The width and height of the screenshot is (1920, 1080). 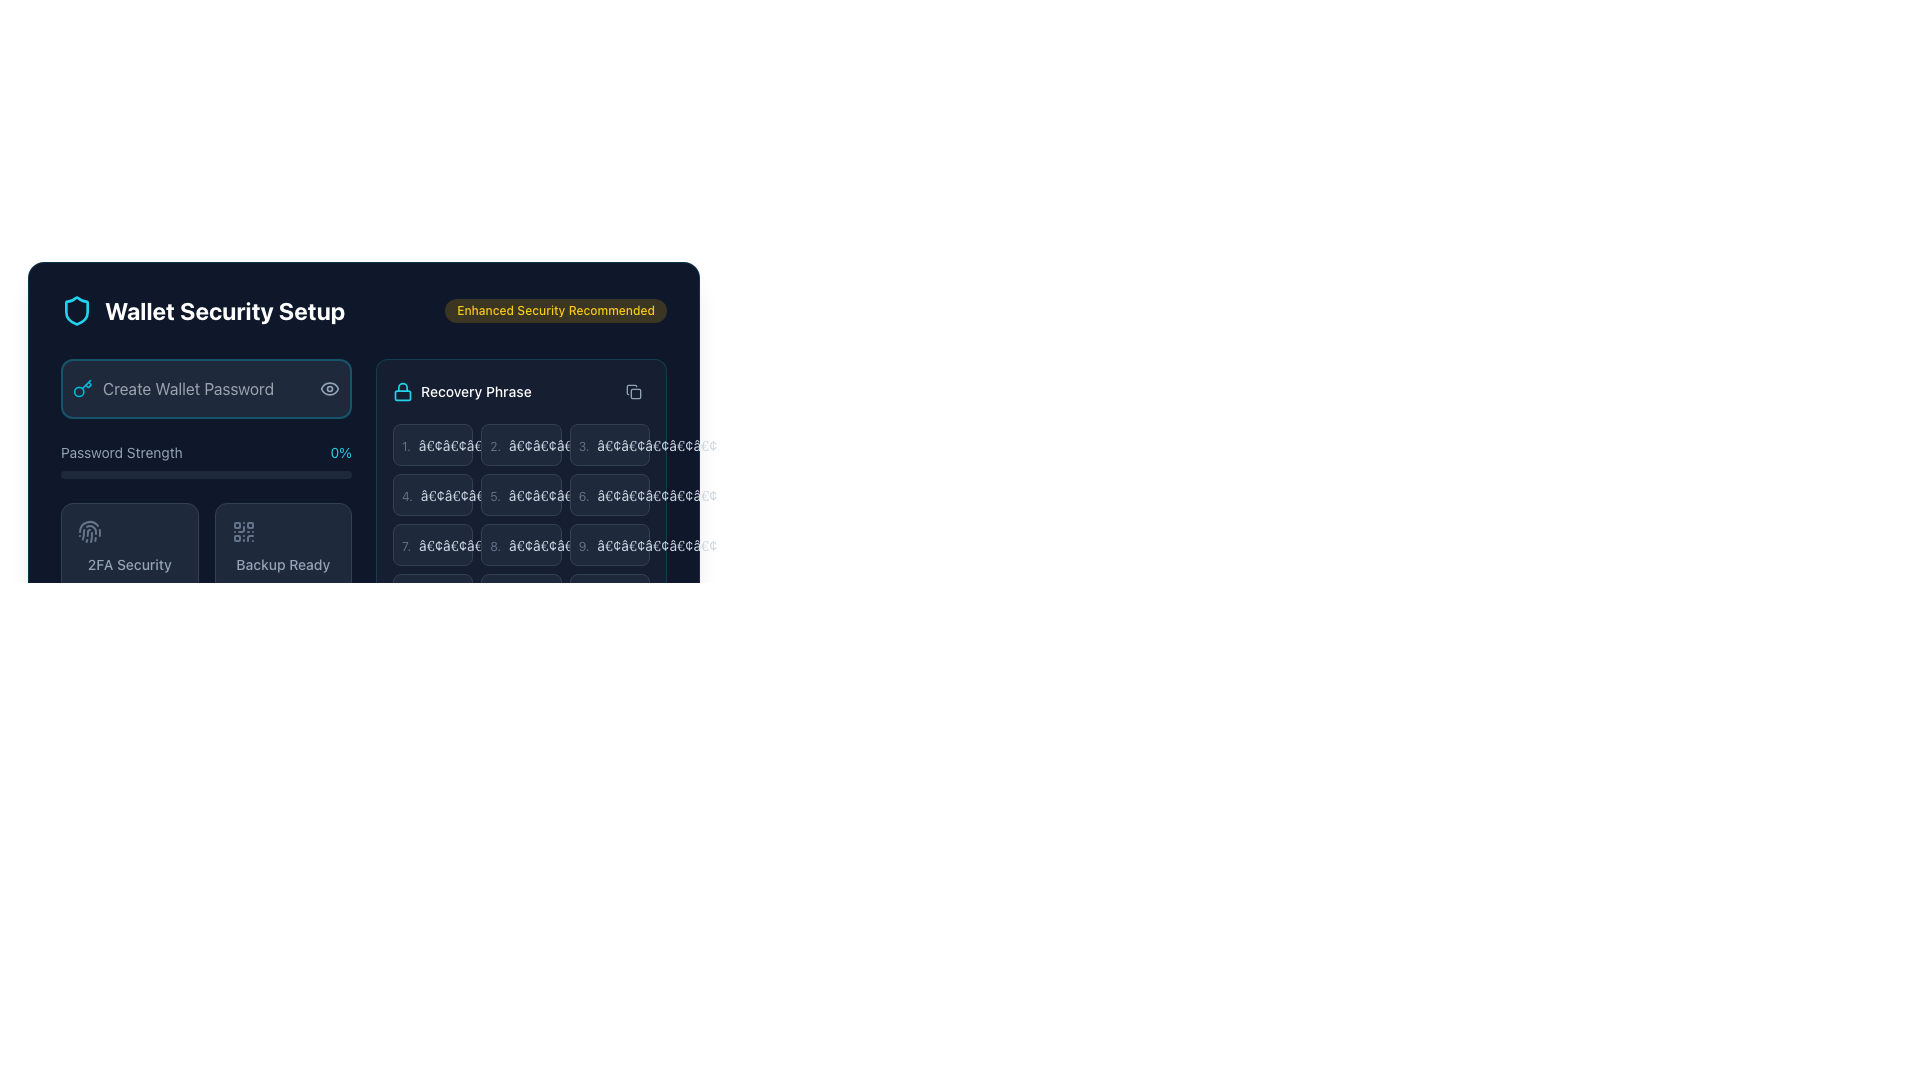 I want to click on the shield icon with a cyan color, located at the top left corner of the interface, adjacent to the 'Wallet Security Setup' text, so click(x=76, y=311).